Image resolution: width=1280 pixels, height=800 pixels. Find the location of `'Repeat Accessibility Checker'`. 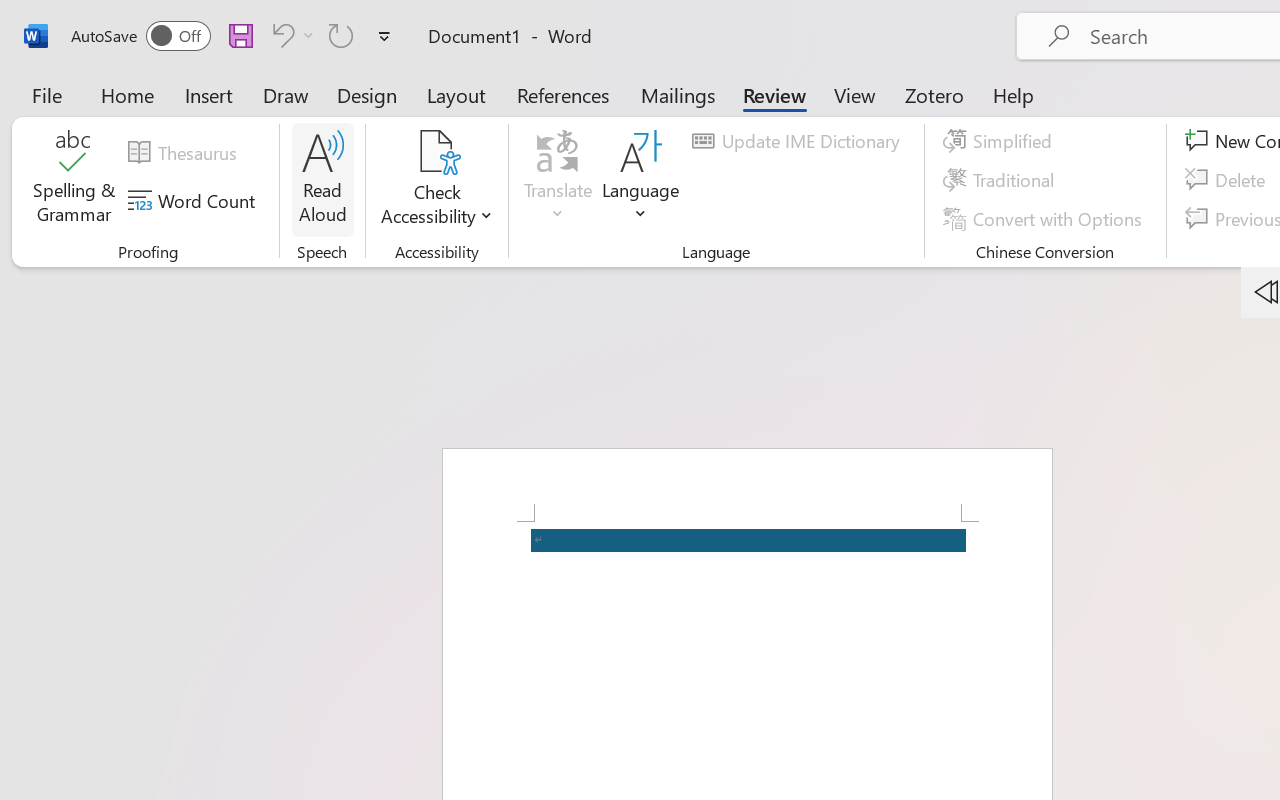

'Repeat Accessibility Checker' is located at coordinates (341, 34).